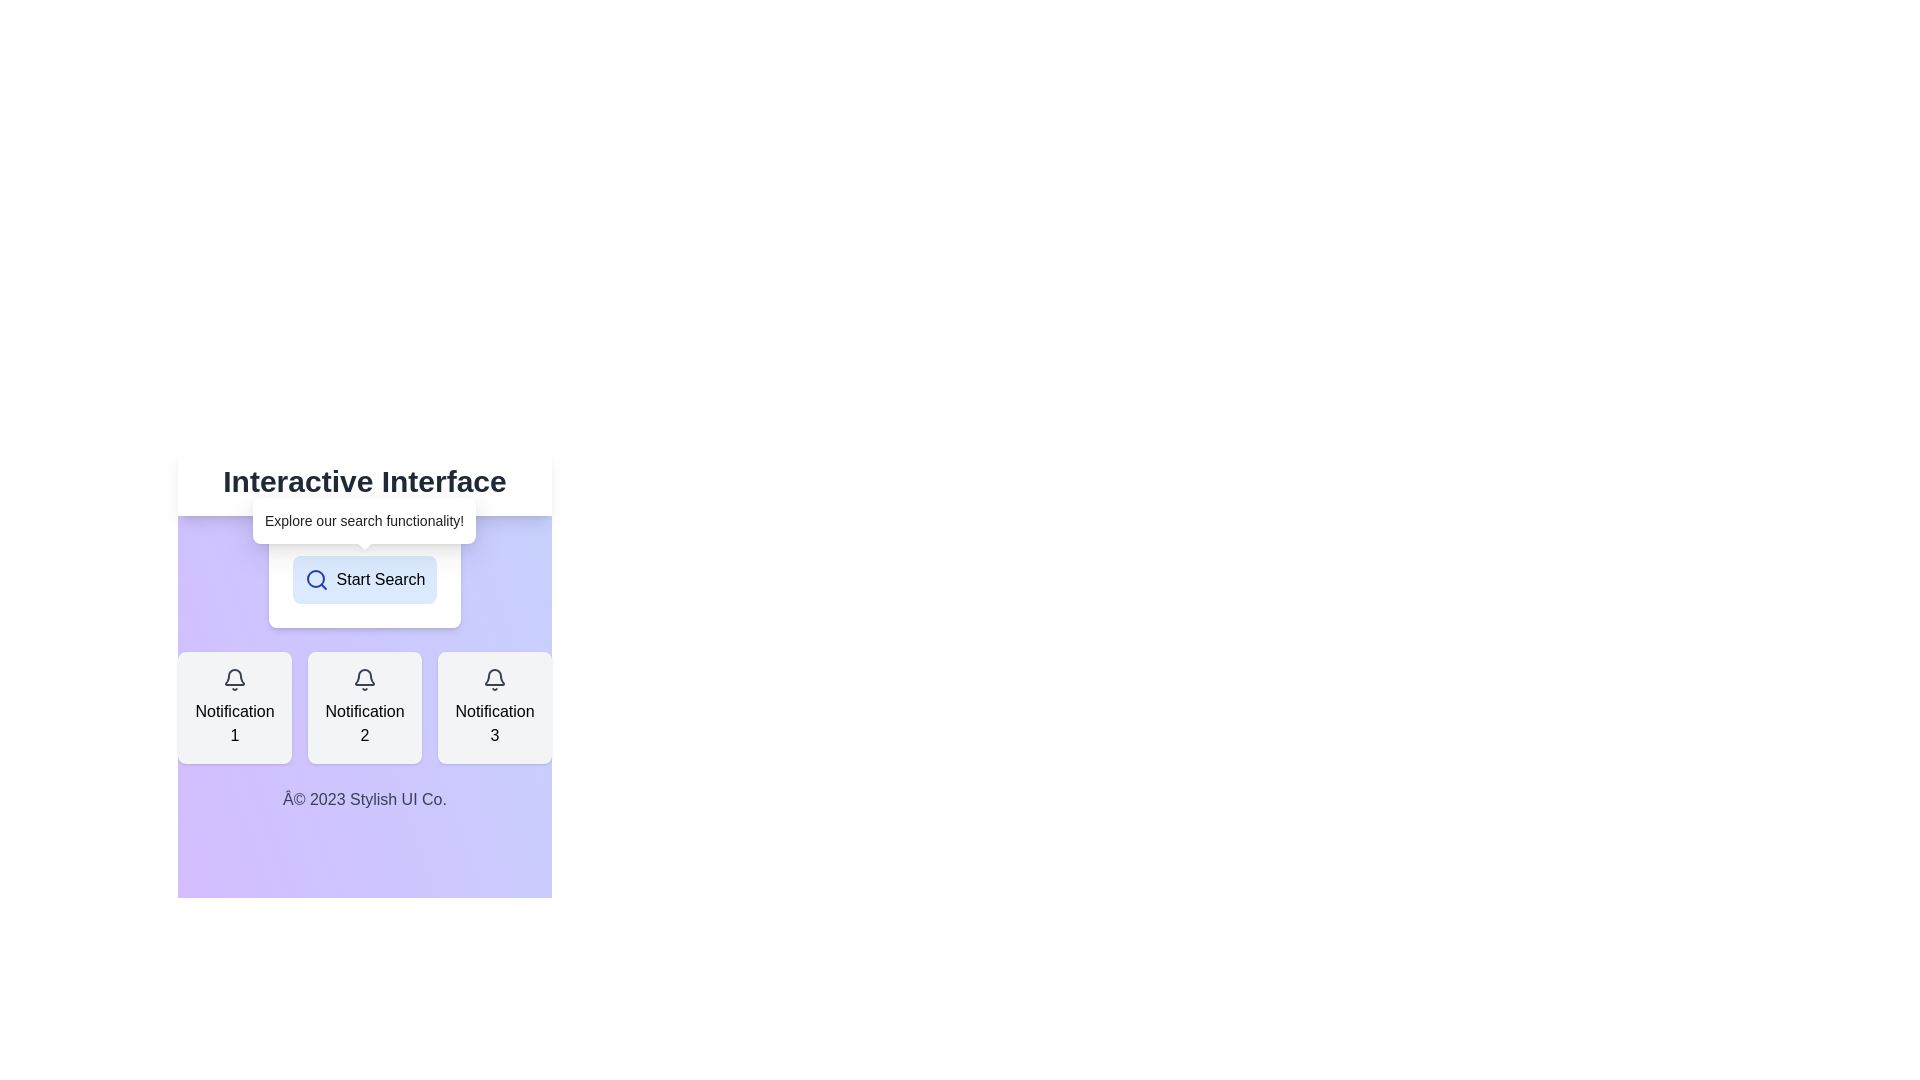 The image size is (1920, 1080). What do you see at coordinates (235, 724) in the screenshot?
I see `the text label that serves as the title or description for the notification card, located at the bottom of the leftmost notification card in a grid of three cards` at bounding box center [235, 724].